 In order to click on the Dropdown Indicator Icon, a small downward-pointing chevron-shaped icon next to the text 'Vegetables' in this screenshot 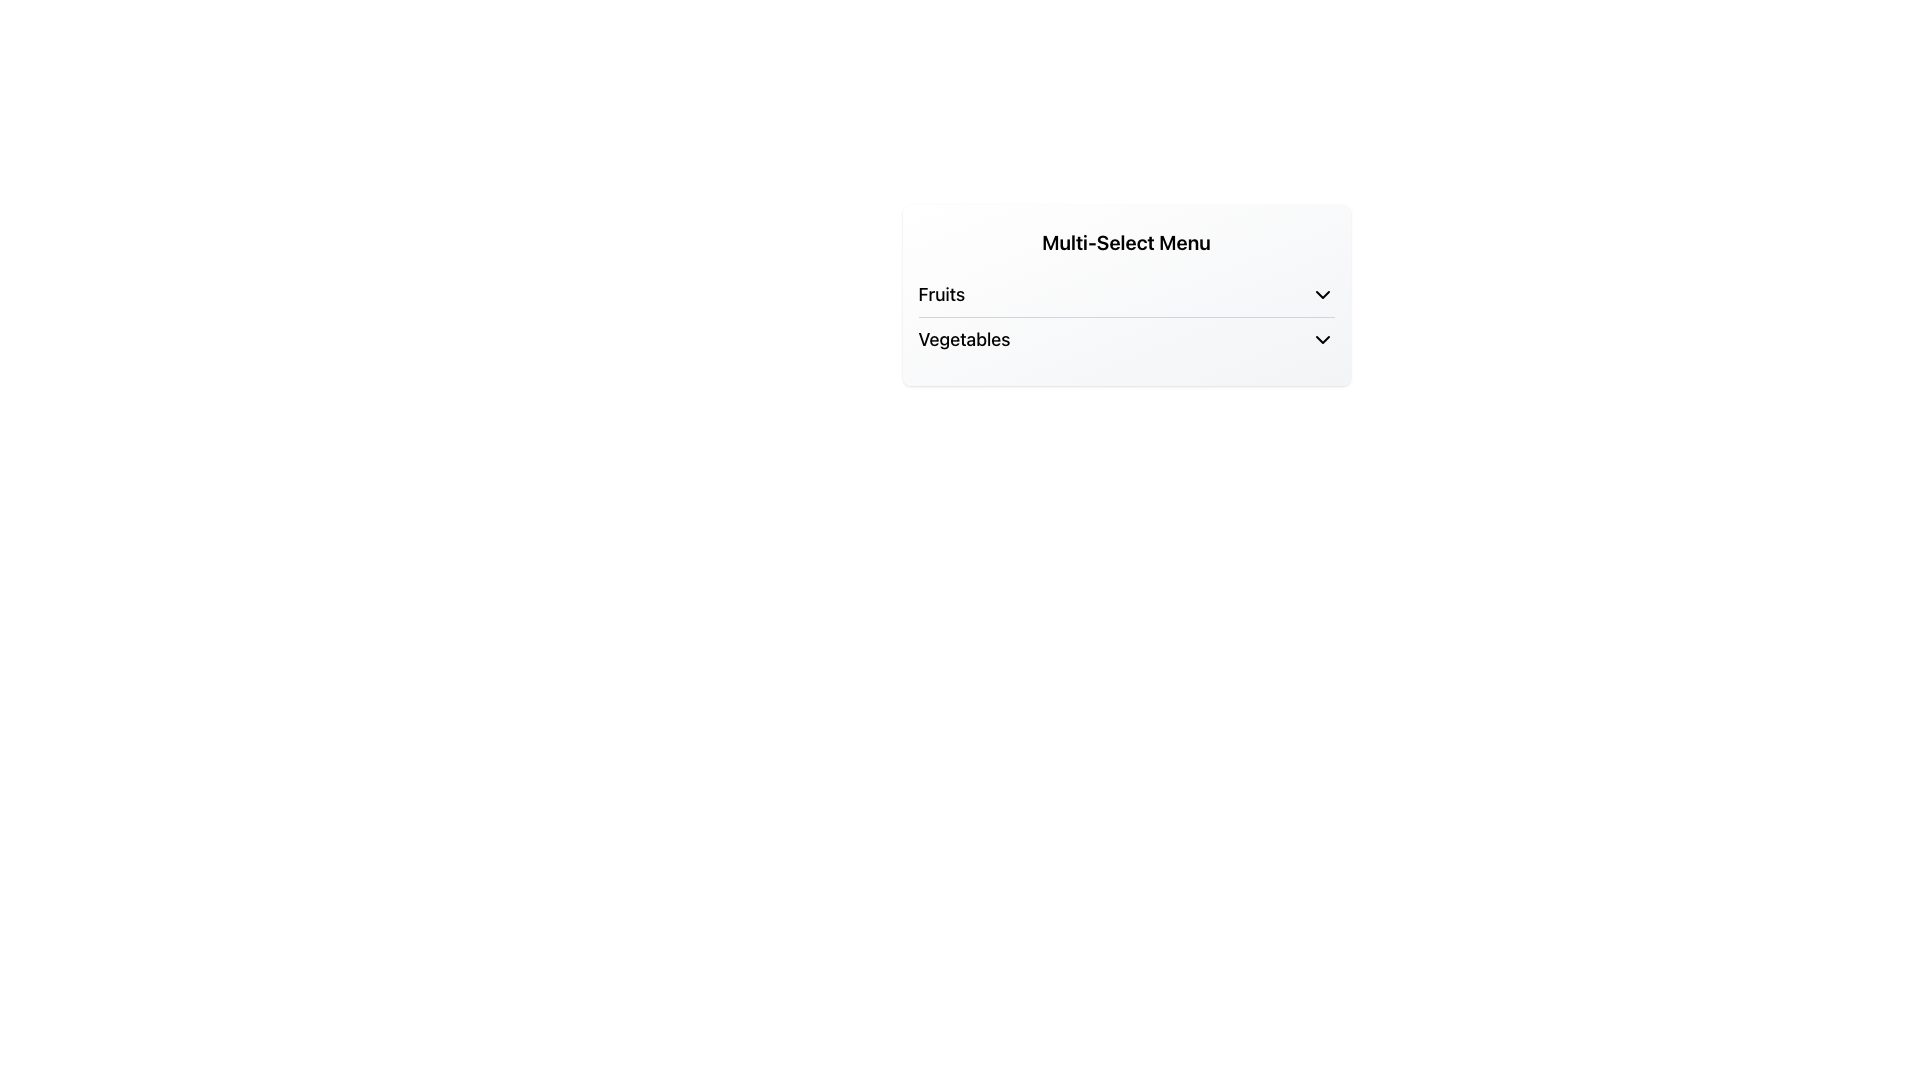, I will do `click(1322, 338)`.